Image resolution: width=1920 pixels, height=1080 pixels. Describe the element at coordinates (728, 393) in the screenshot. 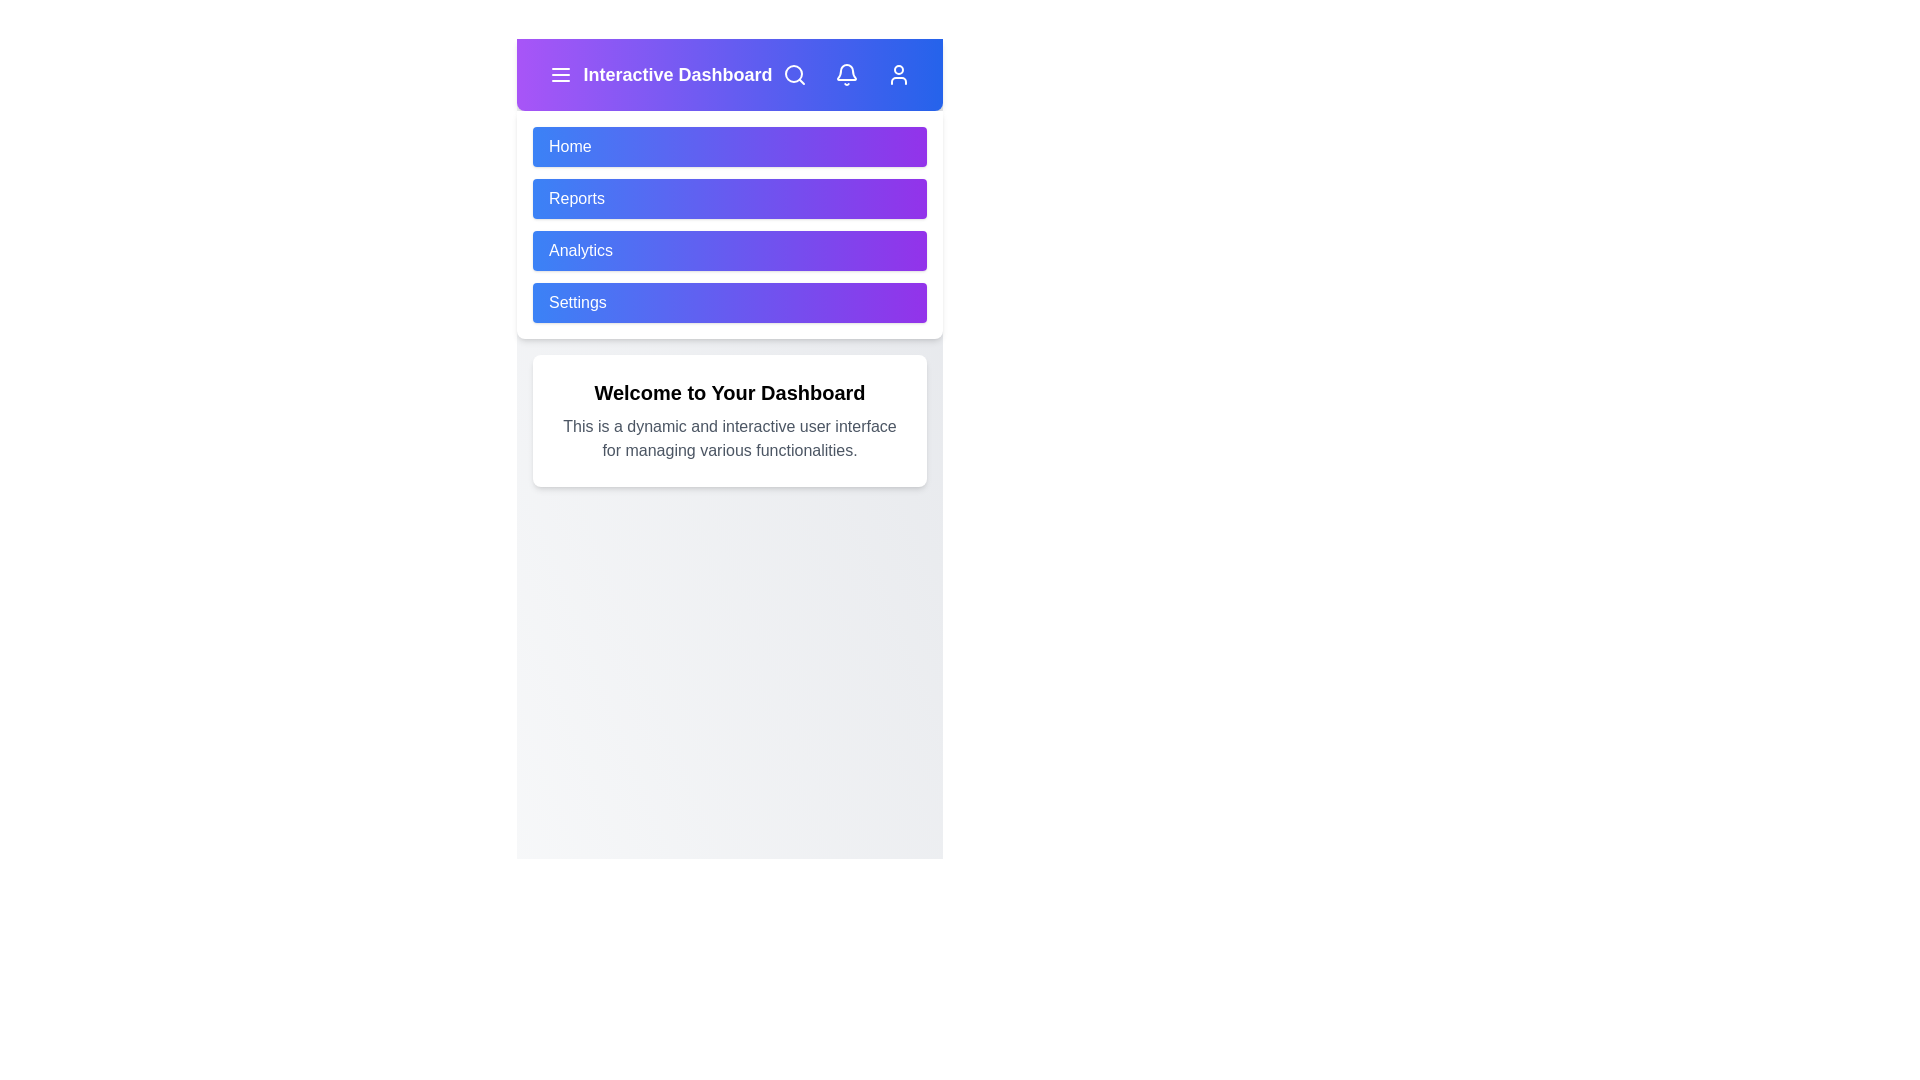

I see `the title text 'Welcome to Your Dashboard'` at that location.